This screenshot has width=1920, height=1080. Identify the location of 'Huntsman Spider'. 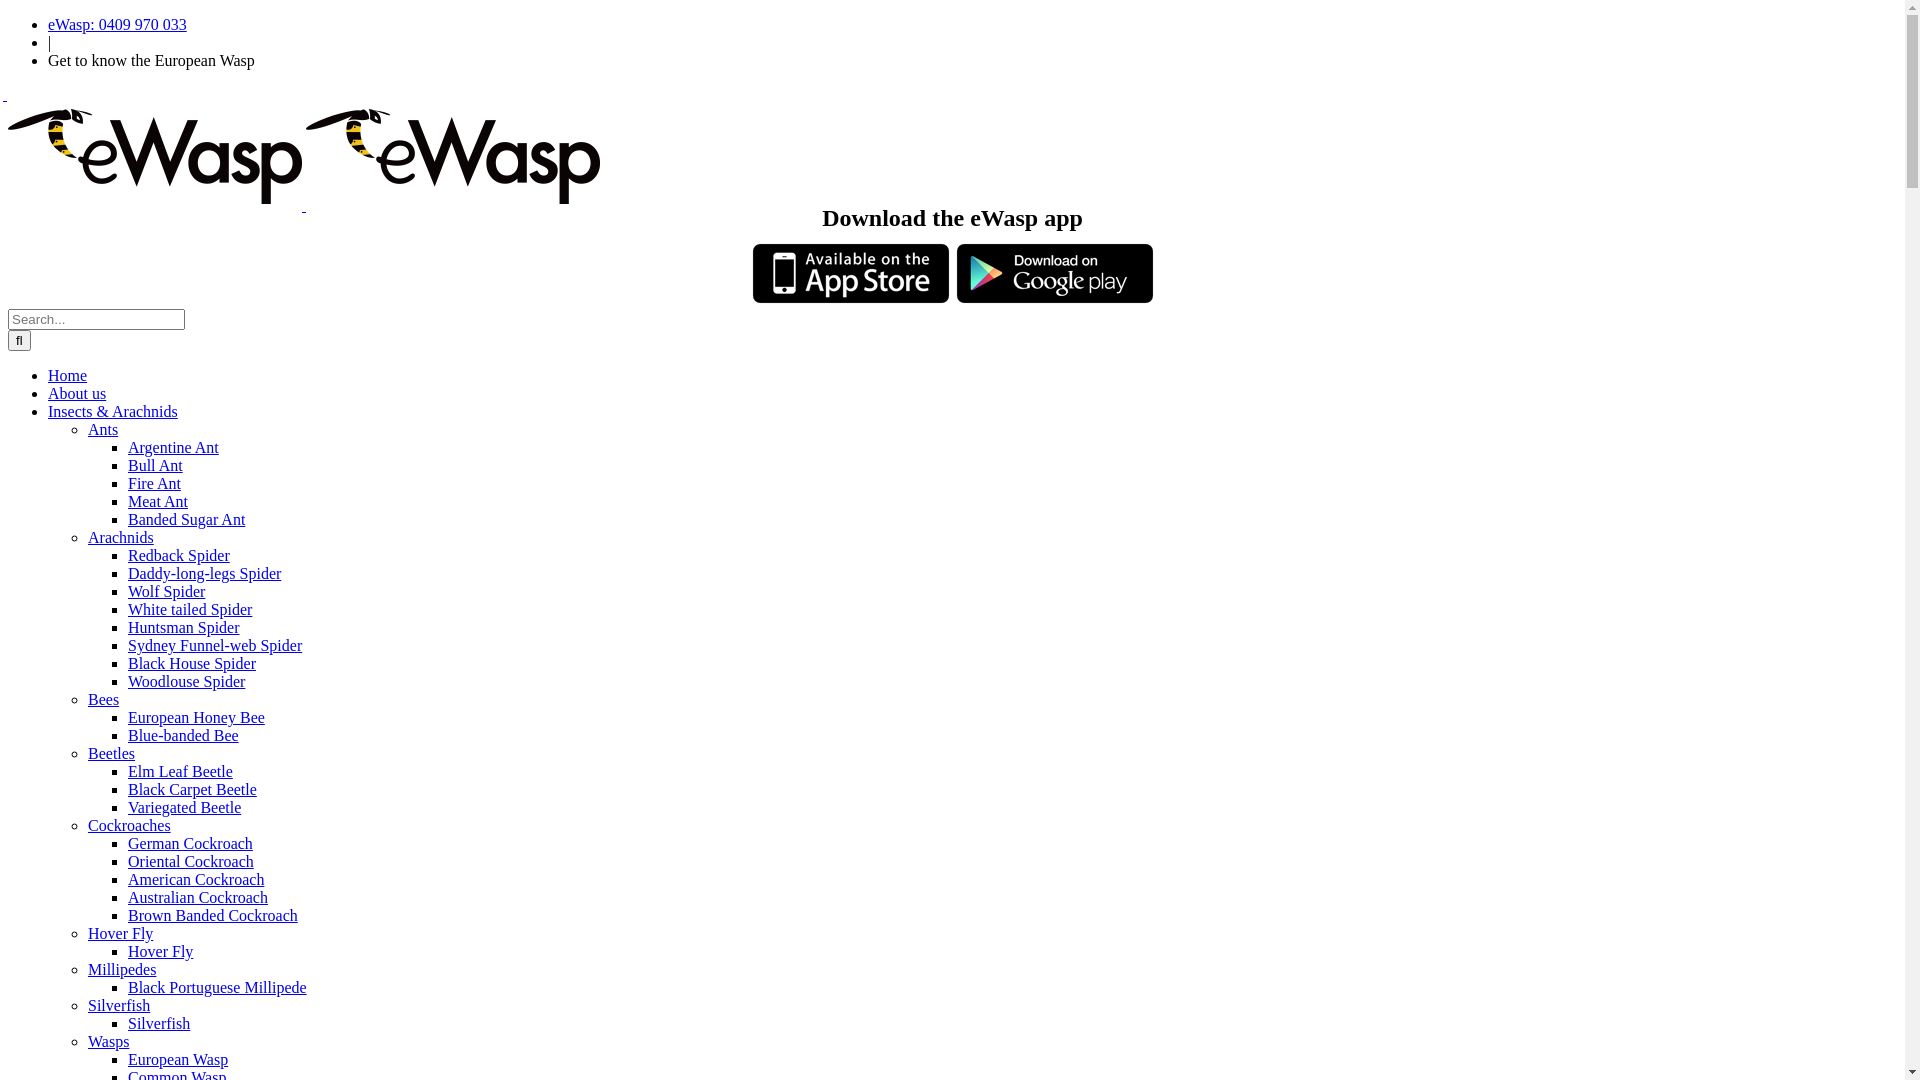
(127, 626).